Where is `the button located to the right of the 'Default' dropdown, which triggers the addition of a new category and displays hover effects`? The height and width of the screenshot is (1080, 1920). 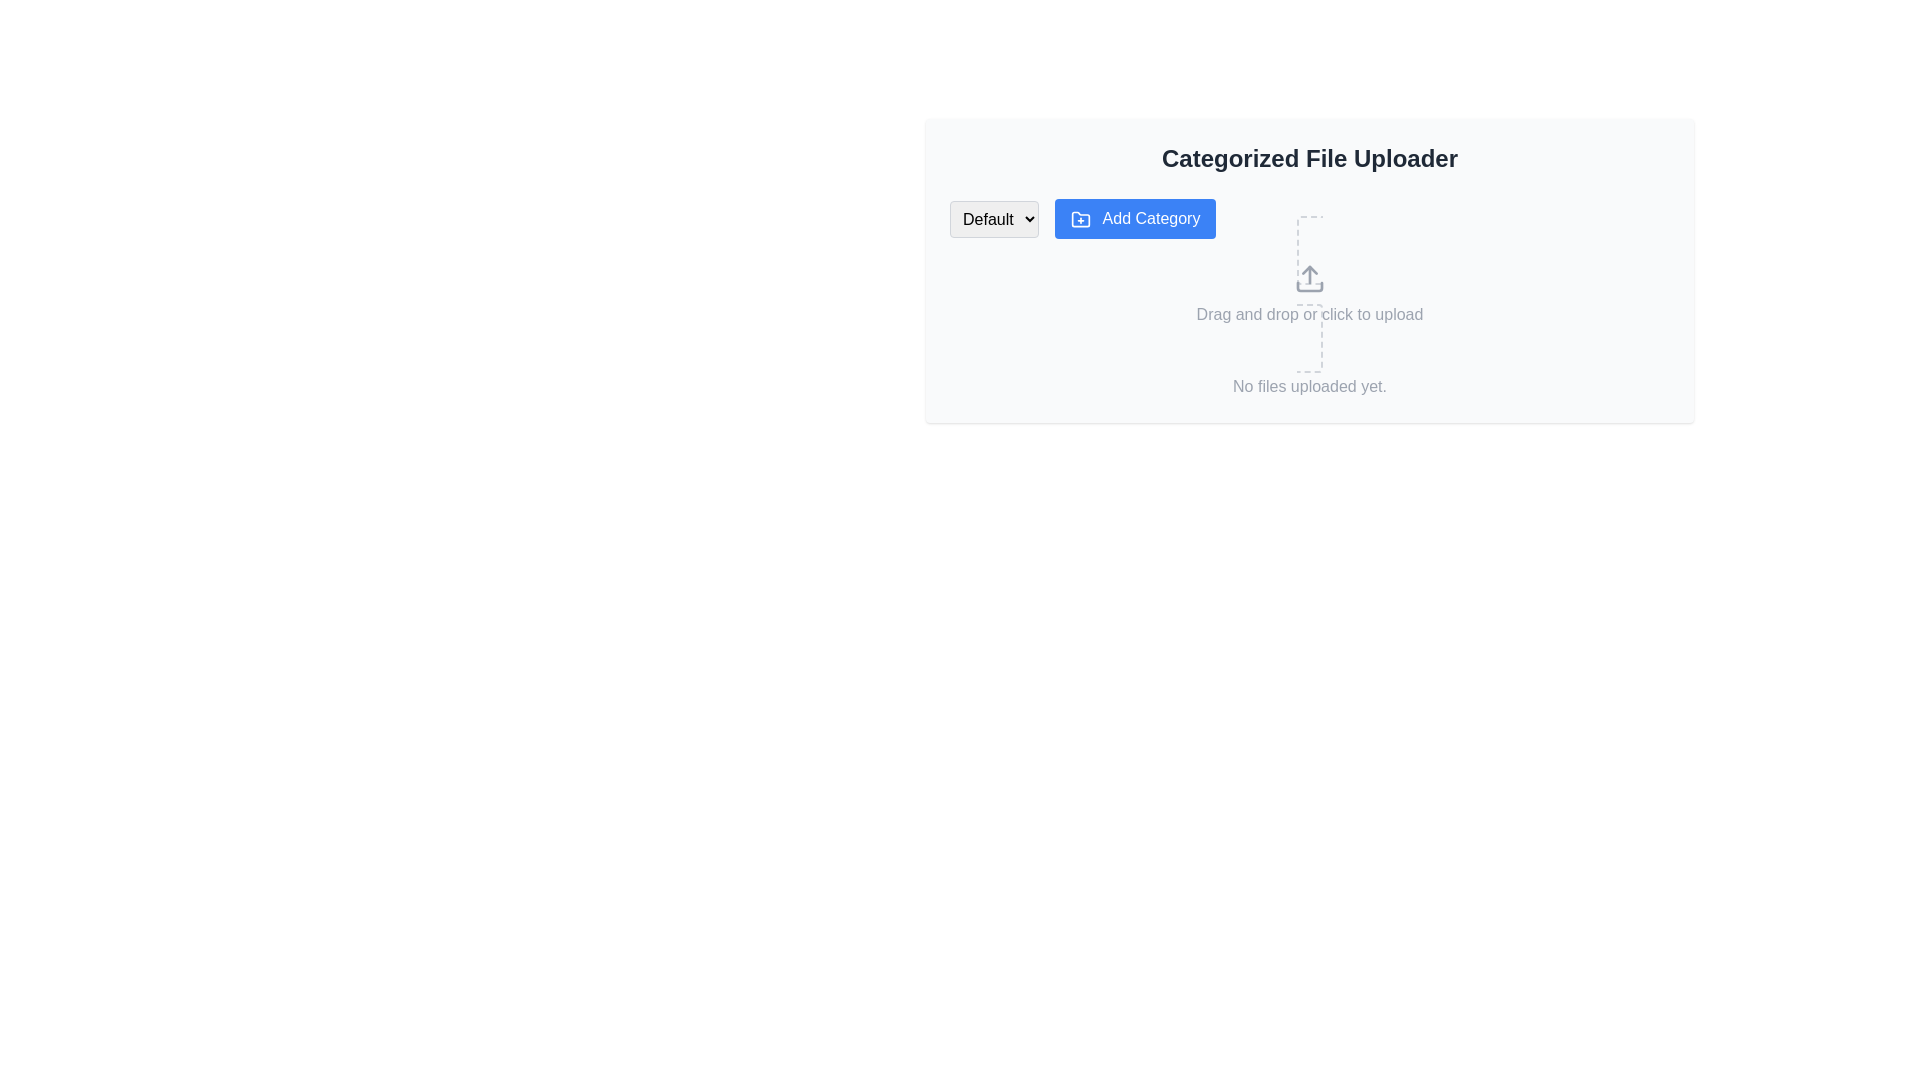 the button located to the right of the 'Default' dropdown, which triggers the addition of a new category and displays hover effects is located at coordinates (1135, 219).